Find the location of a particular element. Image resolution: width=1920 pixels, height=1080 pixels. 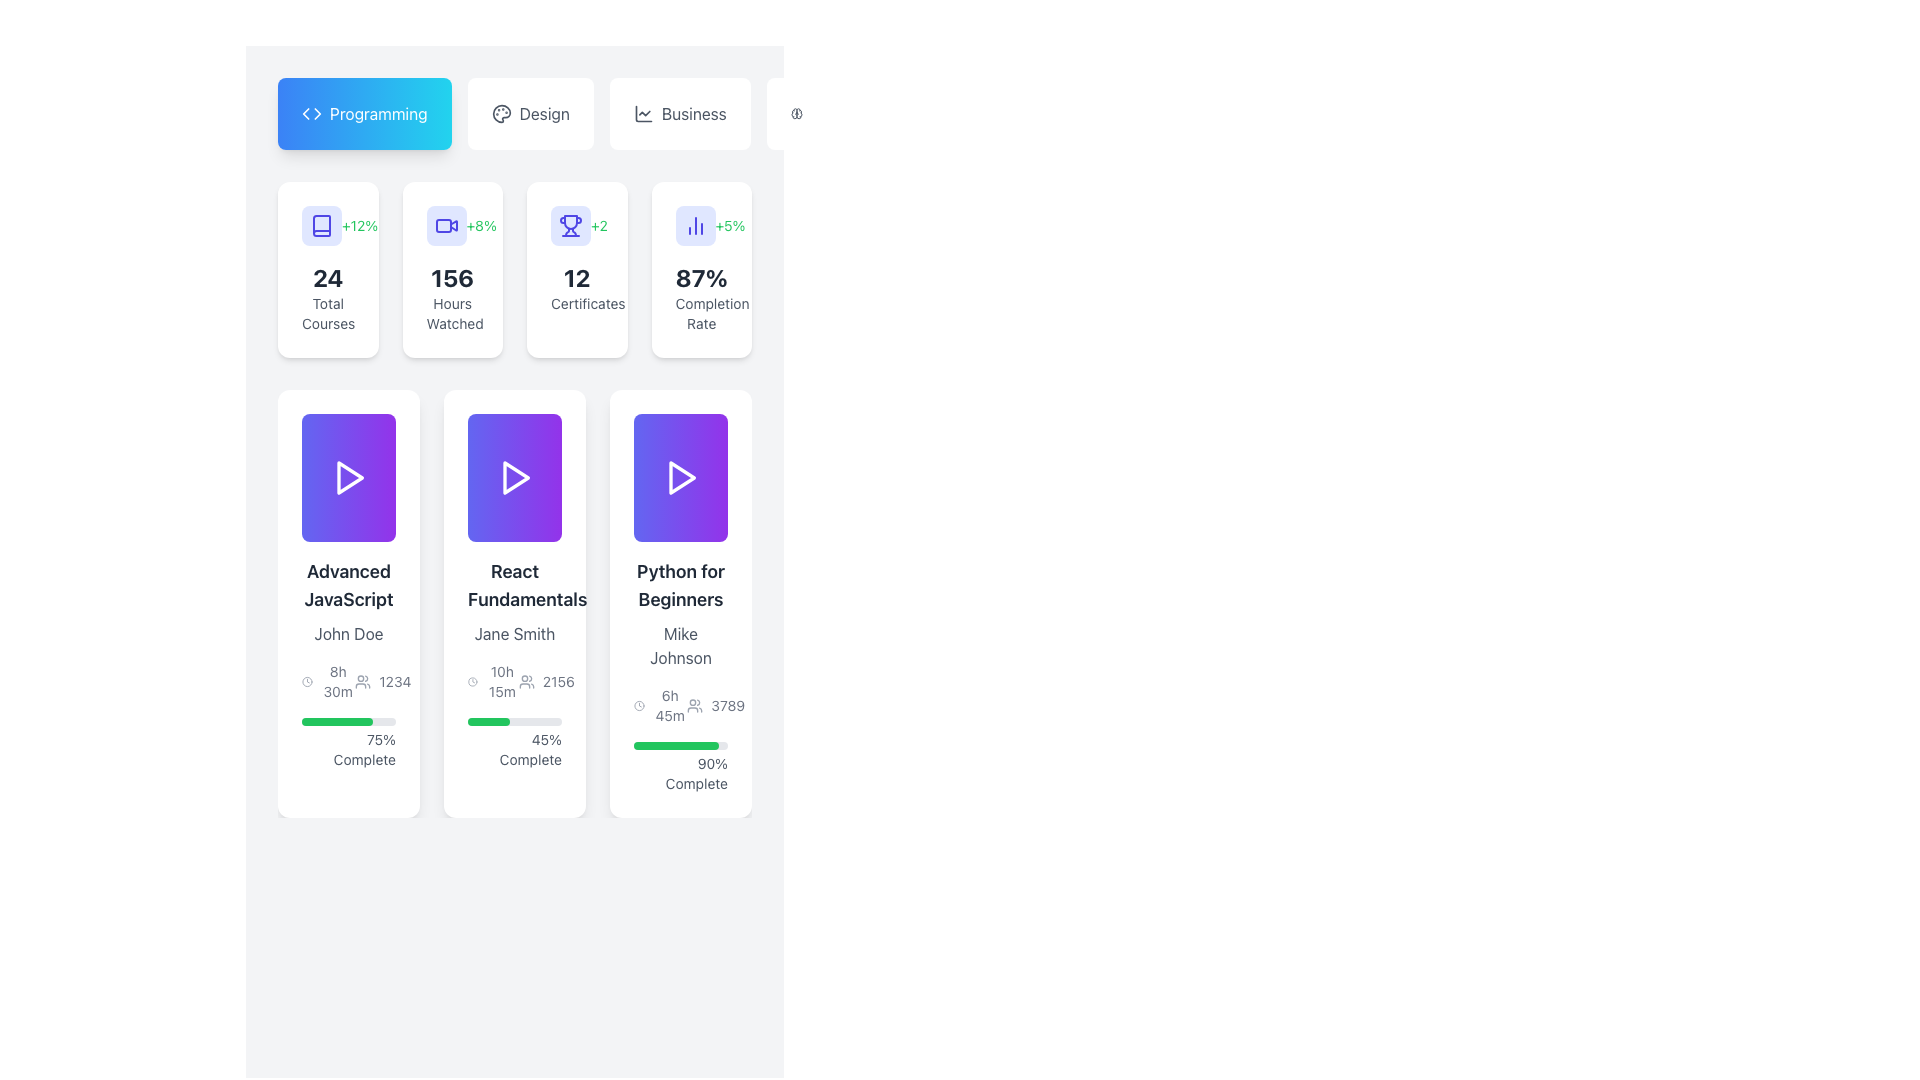

the indigo trophy icon, which is styled with rounded edges and located in the third card from the left in the top row of a grid of similar elements is located at coordinates (570, 225).